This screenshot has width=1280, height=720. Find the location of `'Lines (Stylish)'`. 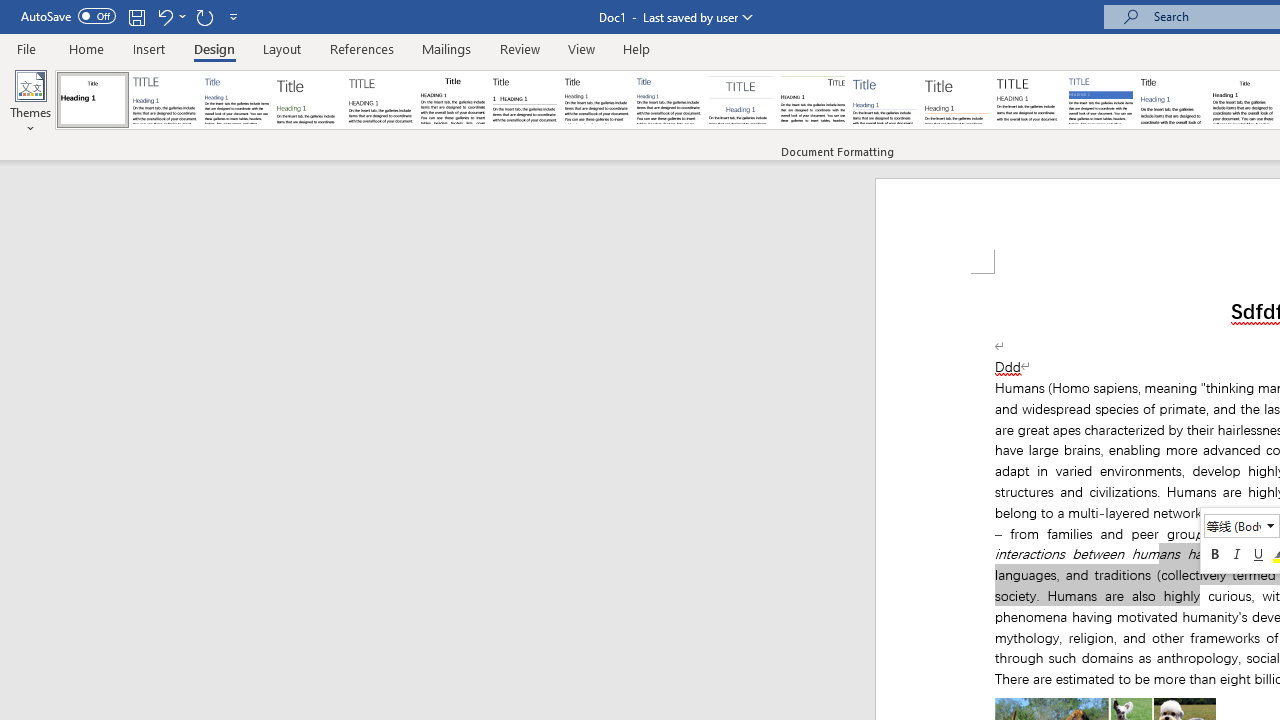

'Lines (Stylish)' is located at coordinates (956, 100).